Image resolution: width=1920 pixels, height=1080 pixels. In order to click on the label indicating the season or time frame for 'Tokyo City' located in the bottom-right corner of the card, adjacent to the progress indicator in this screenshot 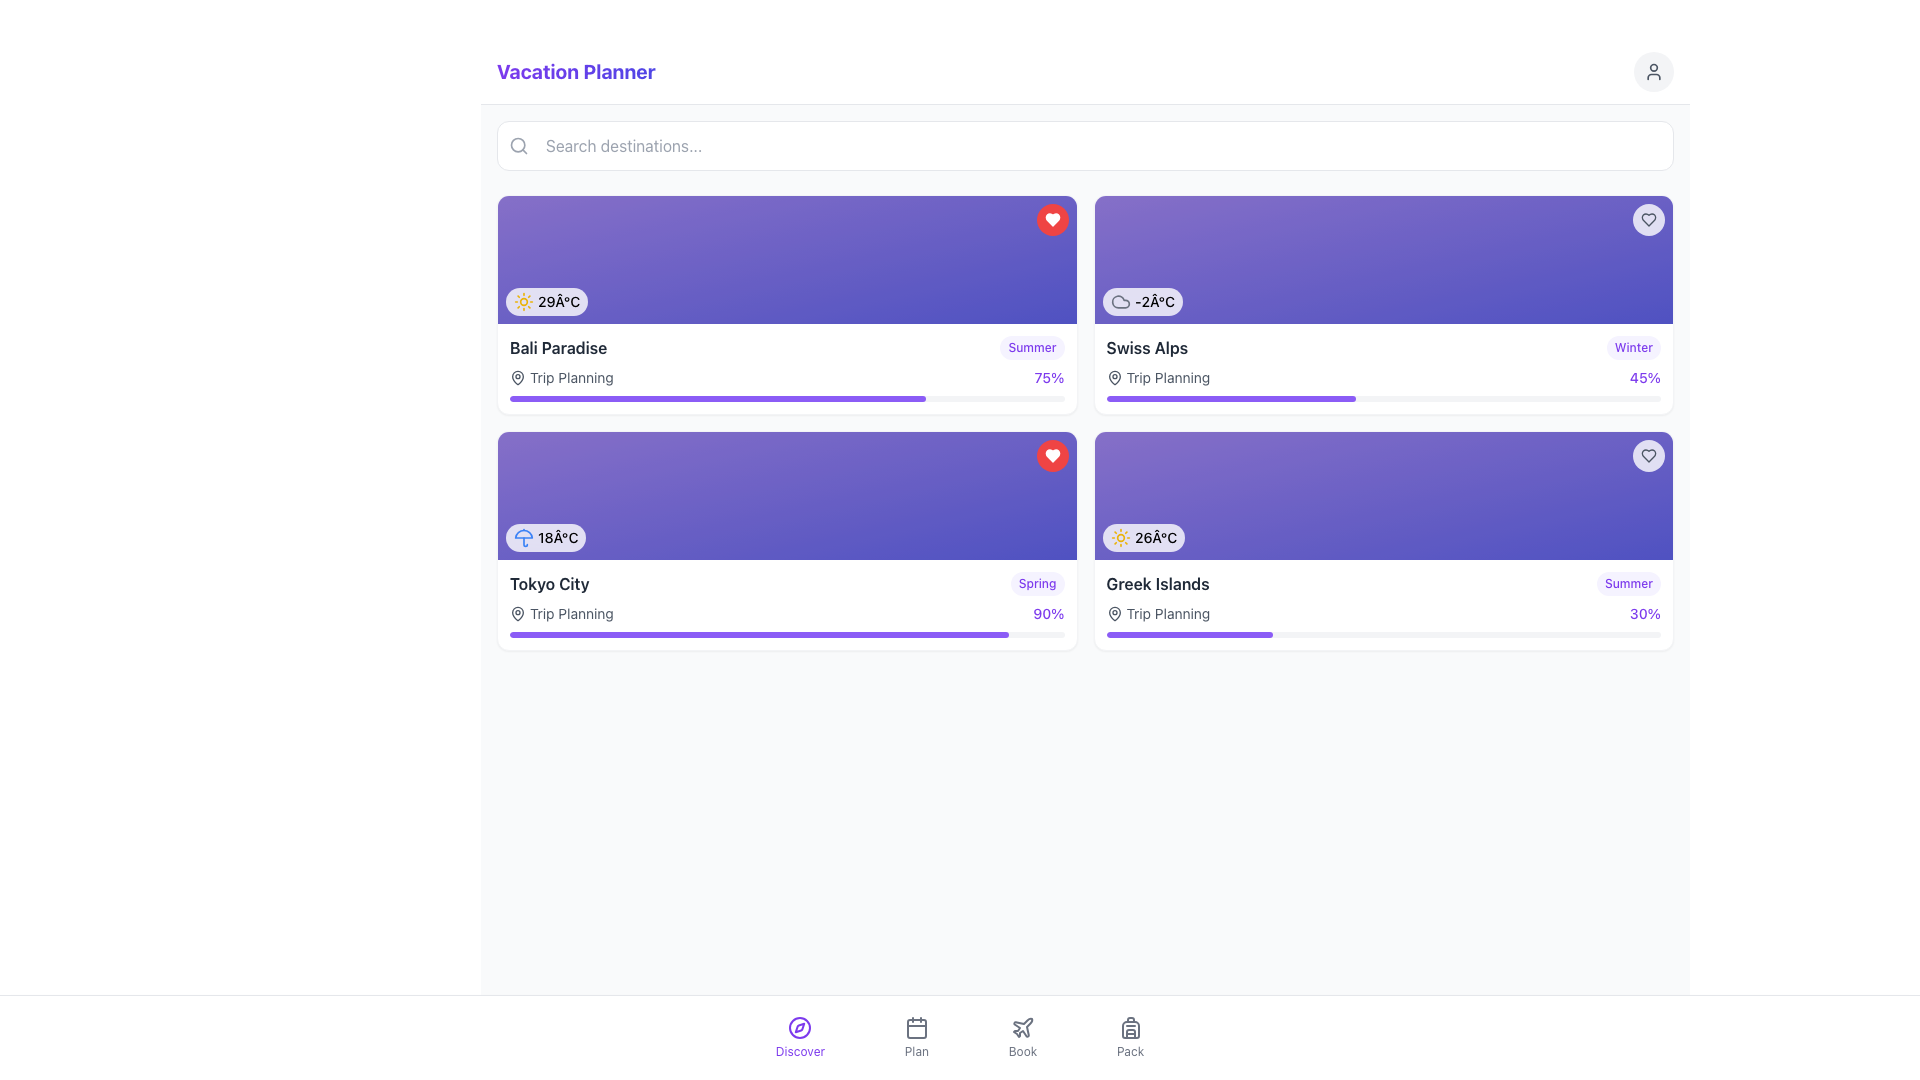, I will do `click(1037, 583)`.